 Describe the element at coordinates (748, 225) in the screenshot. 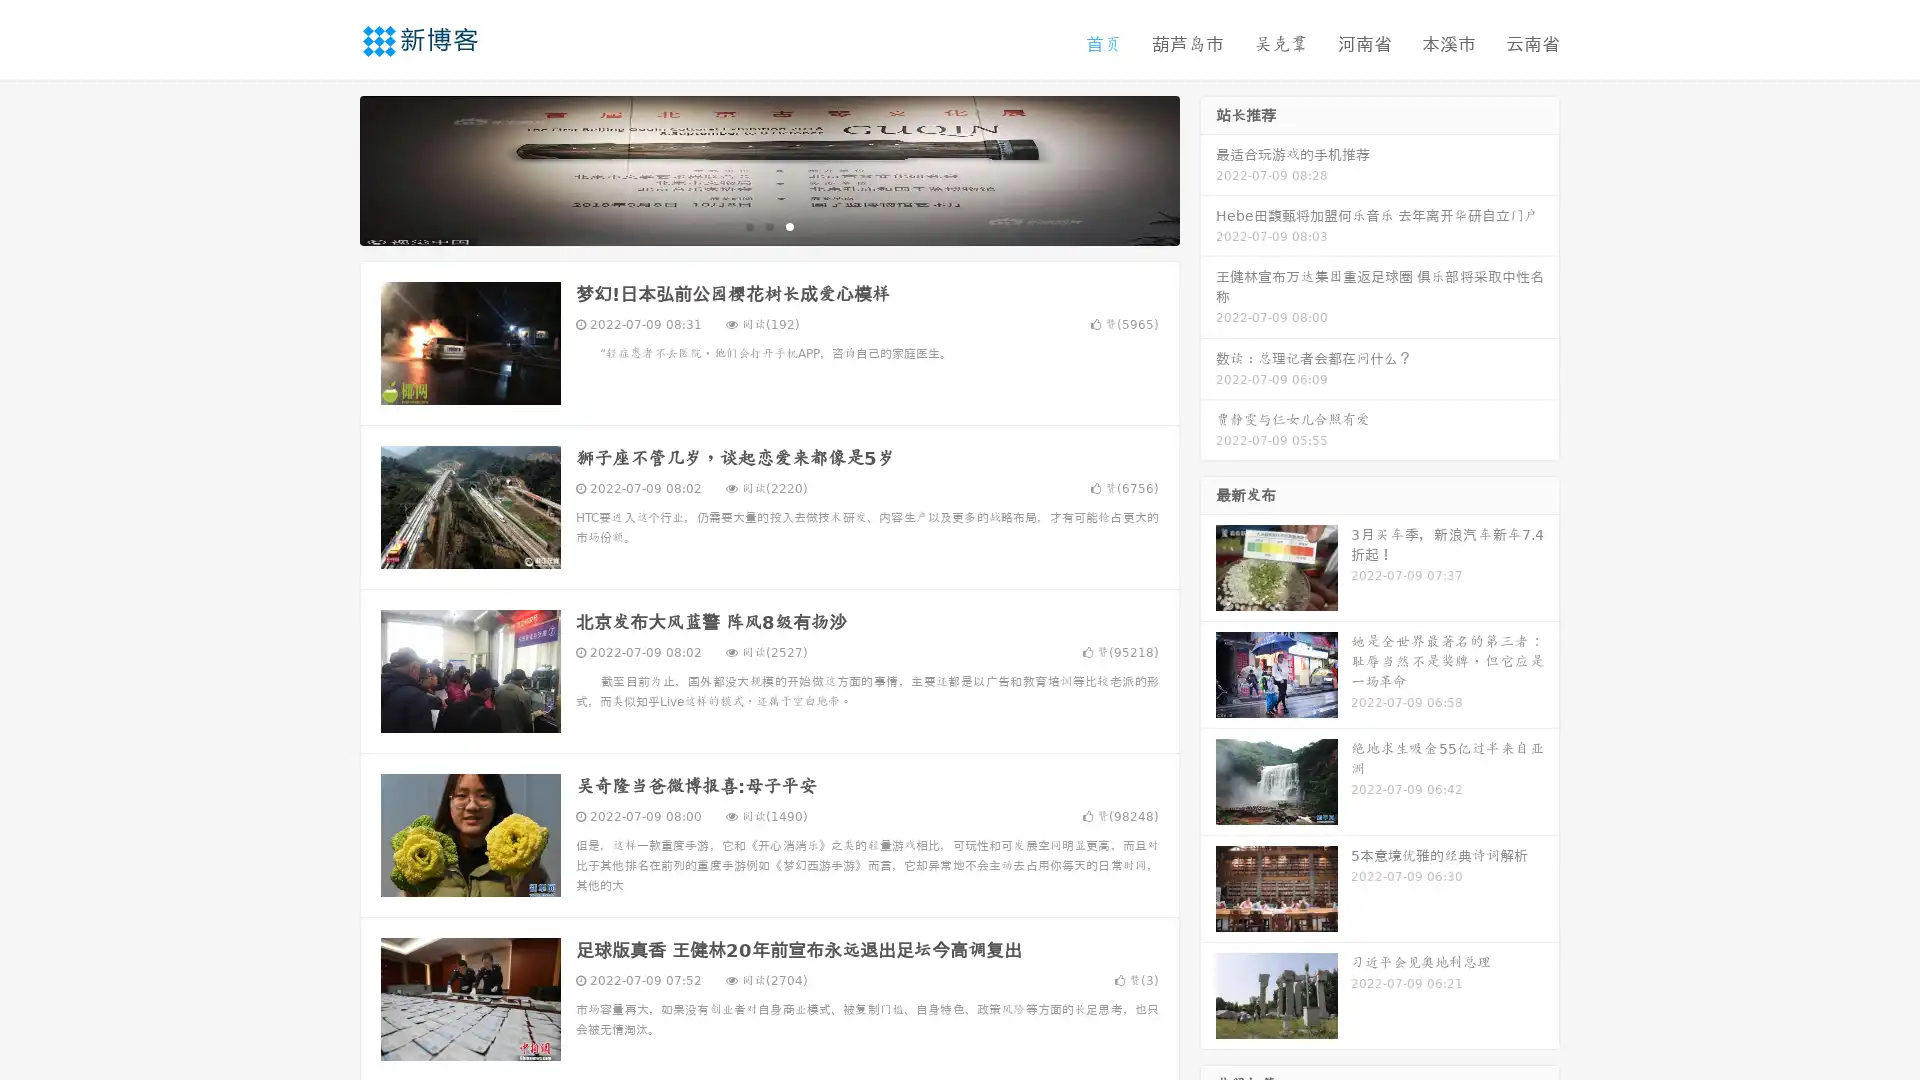

I see `Go to slide 1` at that location.